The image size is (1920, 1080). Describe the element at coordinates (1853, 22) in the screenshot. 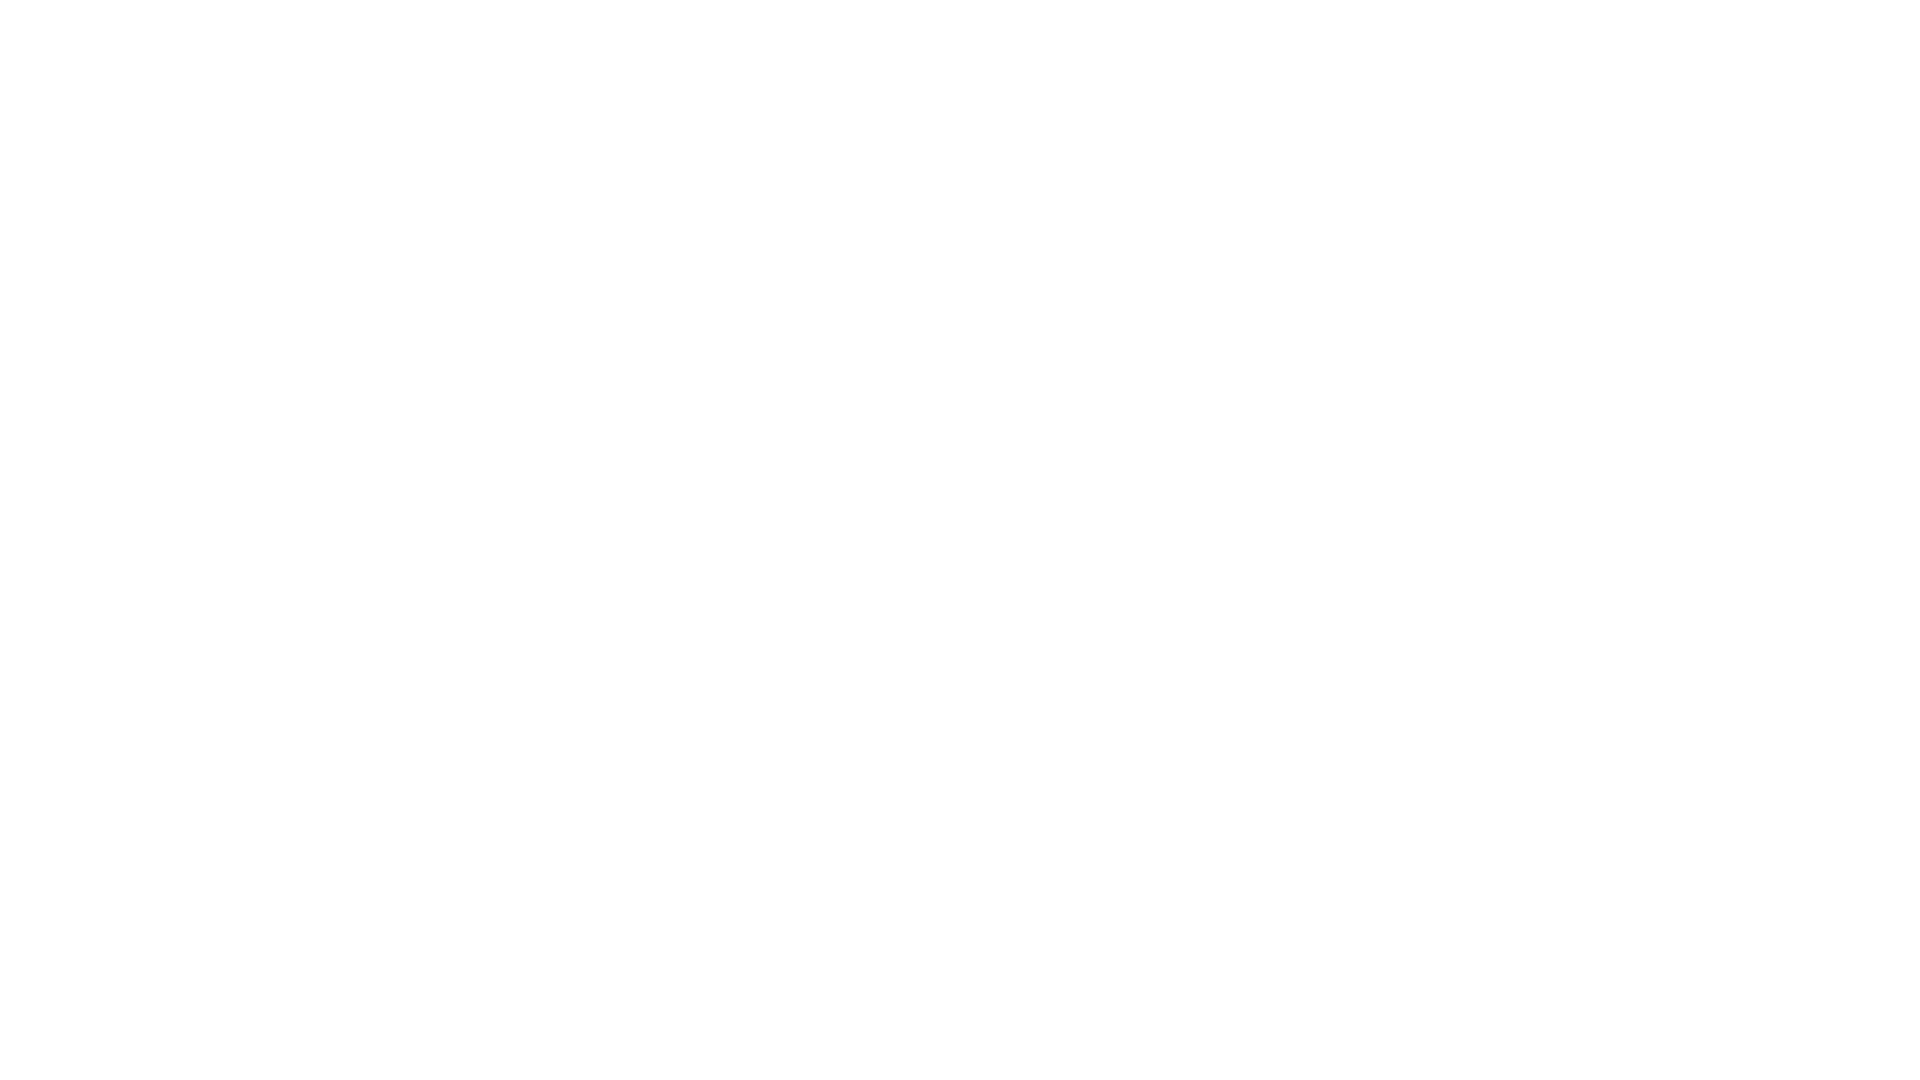

I see `Try Notion` at that location.